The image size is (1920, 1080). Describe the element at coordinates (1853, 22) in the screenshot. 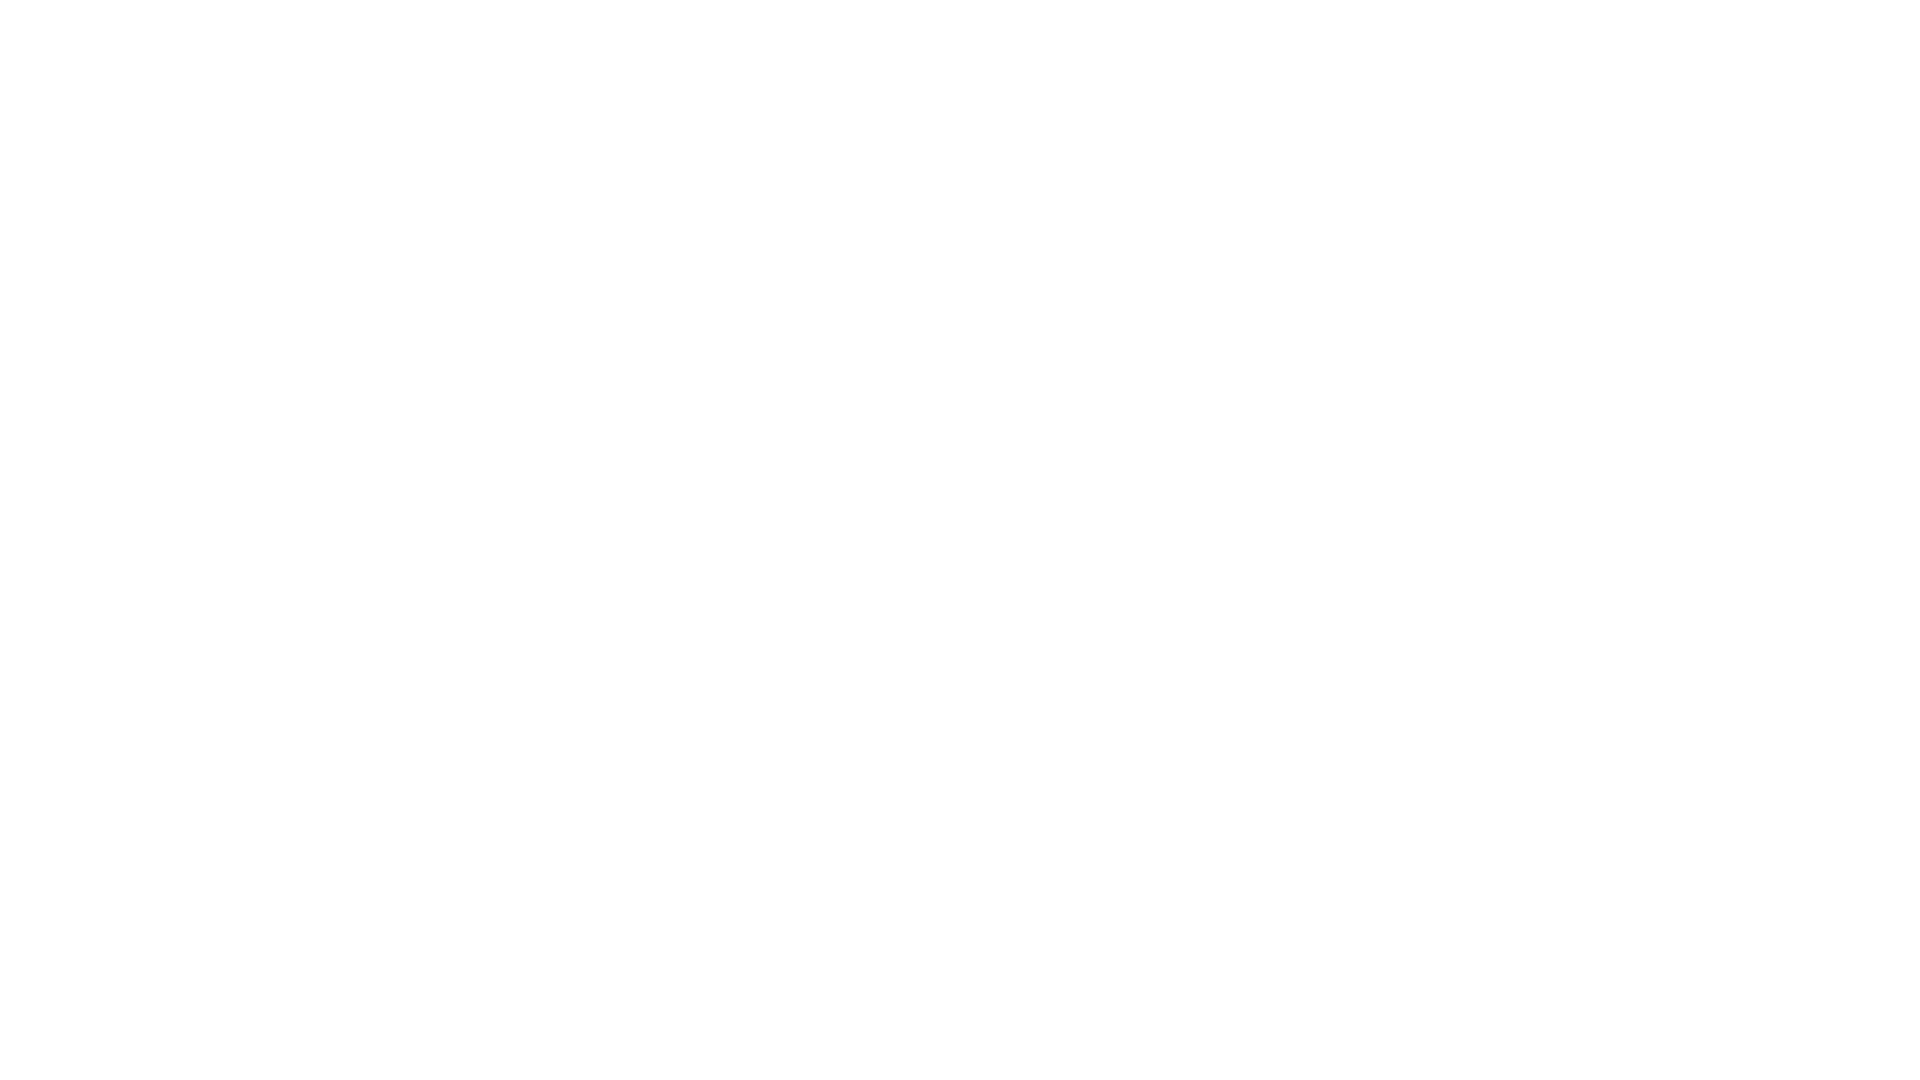

I see `Try Notion` at that location.